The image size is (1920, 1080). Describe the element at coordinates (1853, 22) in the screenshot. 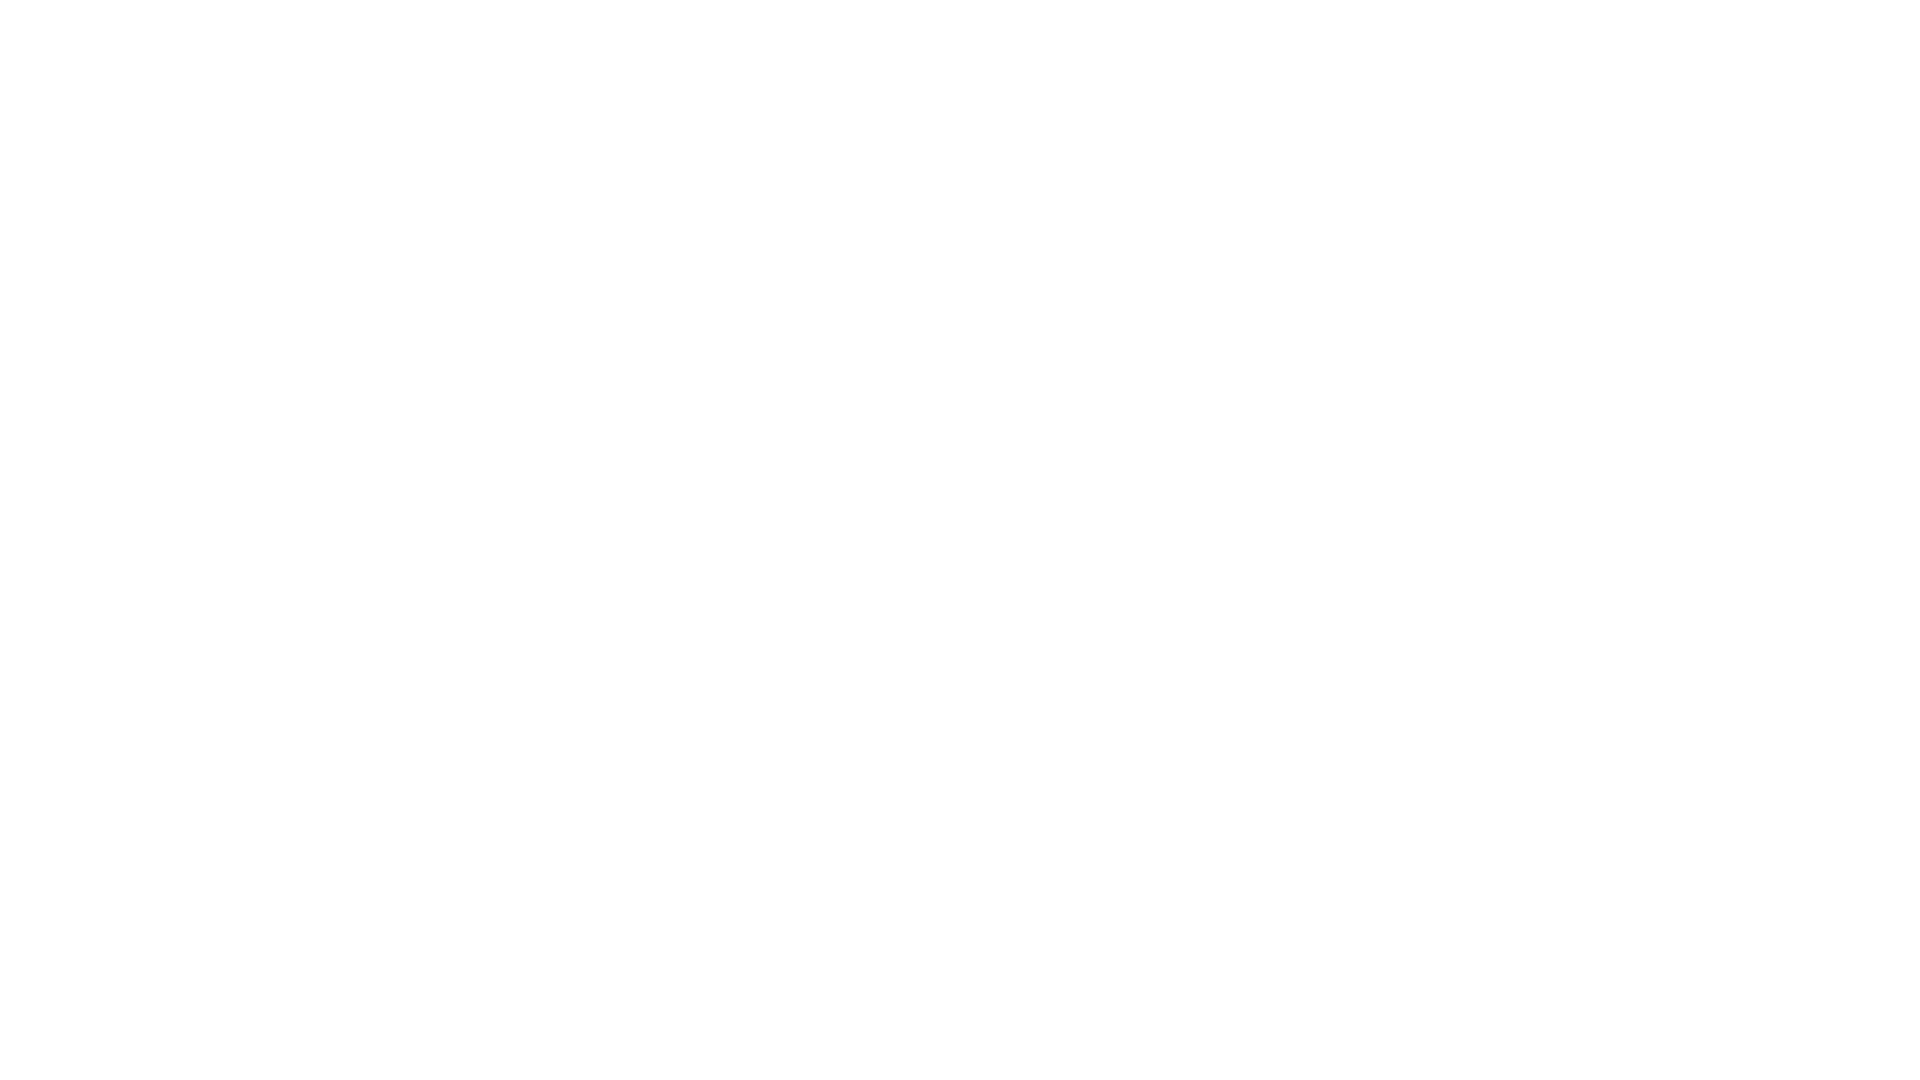

I see `Try Notion` at that location.